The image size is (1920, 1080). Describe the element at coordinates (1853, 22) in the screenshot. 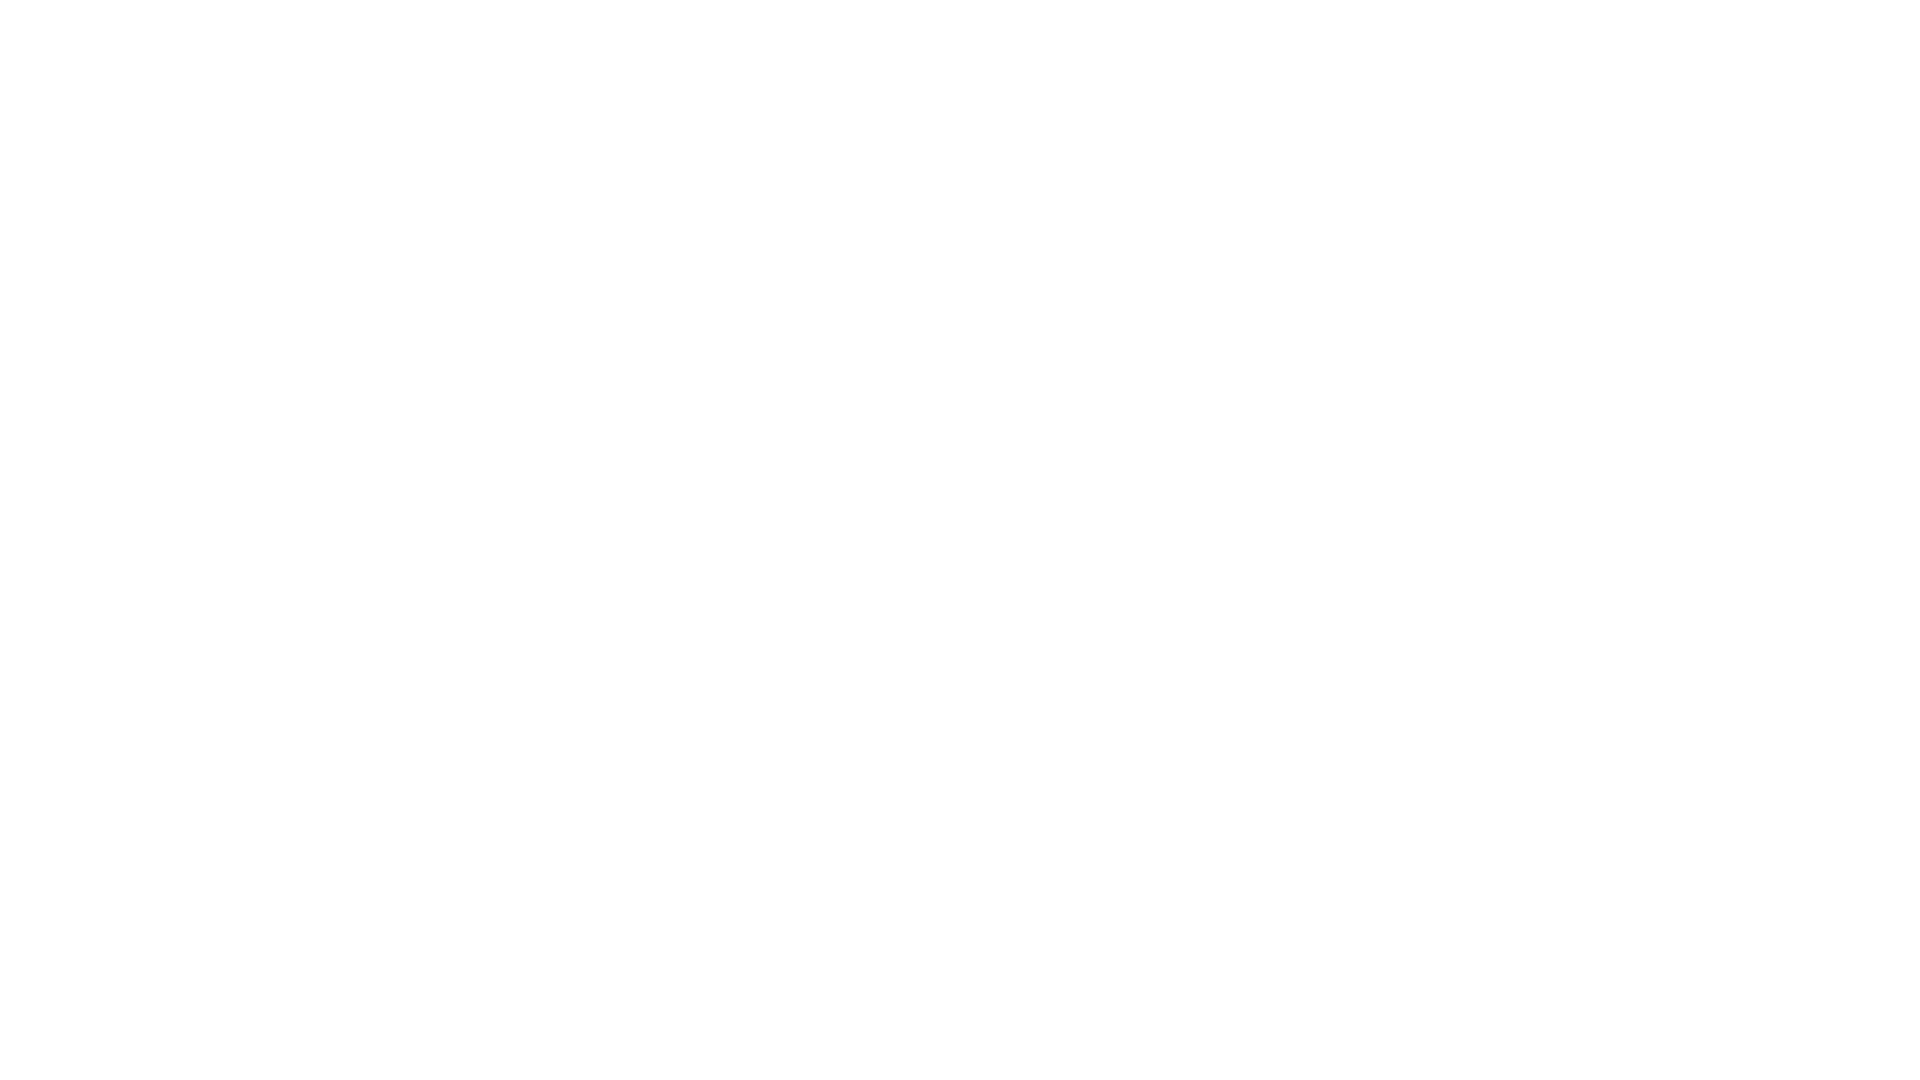

I see `Try Notion` at that location.